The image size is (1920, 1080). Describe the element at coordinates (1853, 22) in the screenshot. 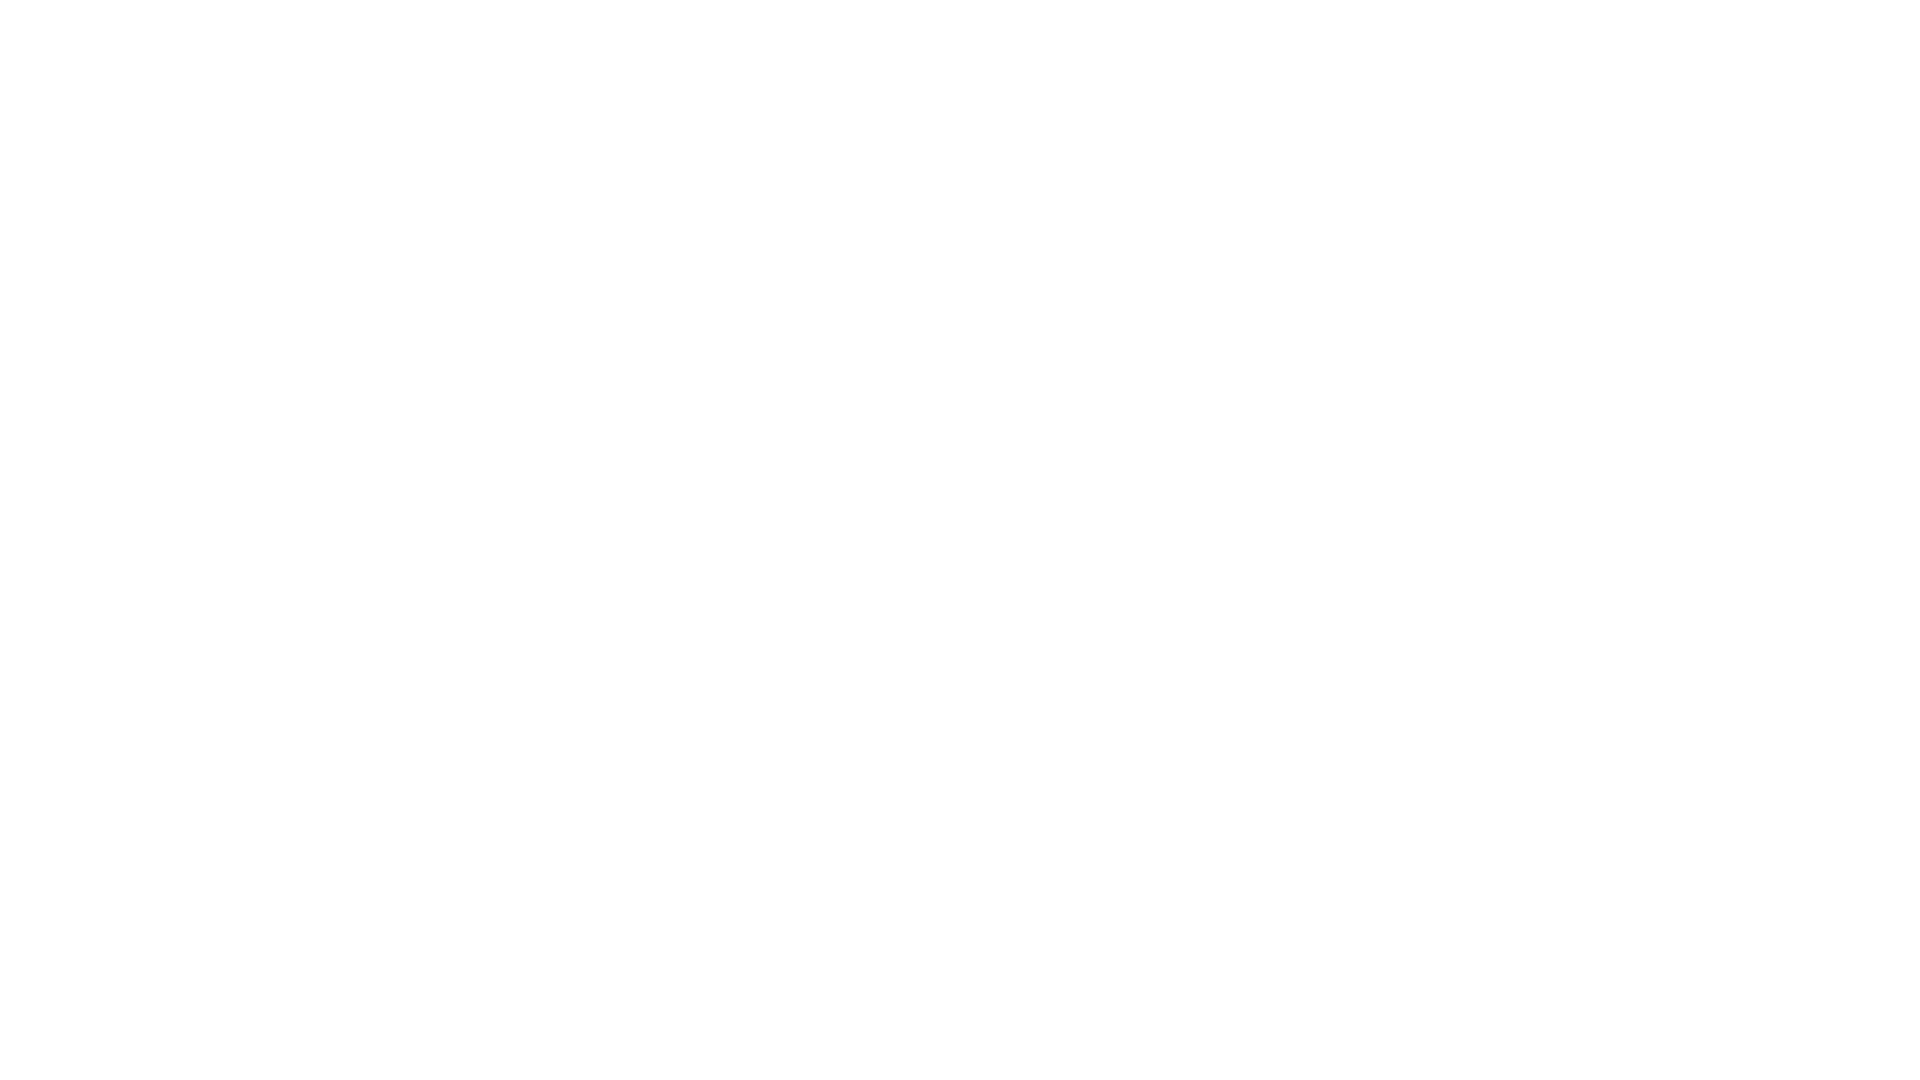

I see `Try Notion` at that location.